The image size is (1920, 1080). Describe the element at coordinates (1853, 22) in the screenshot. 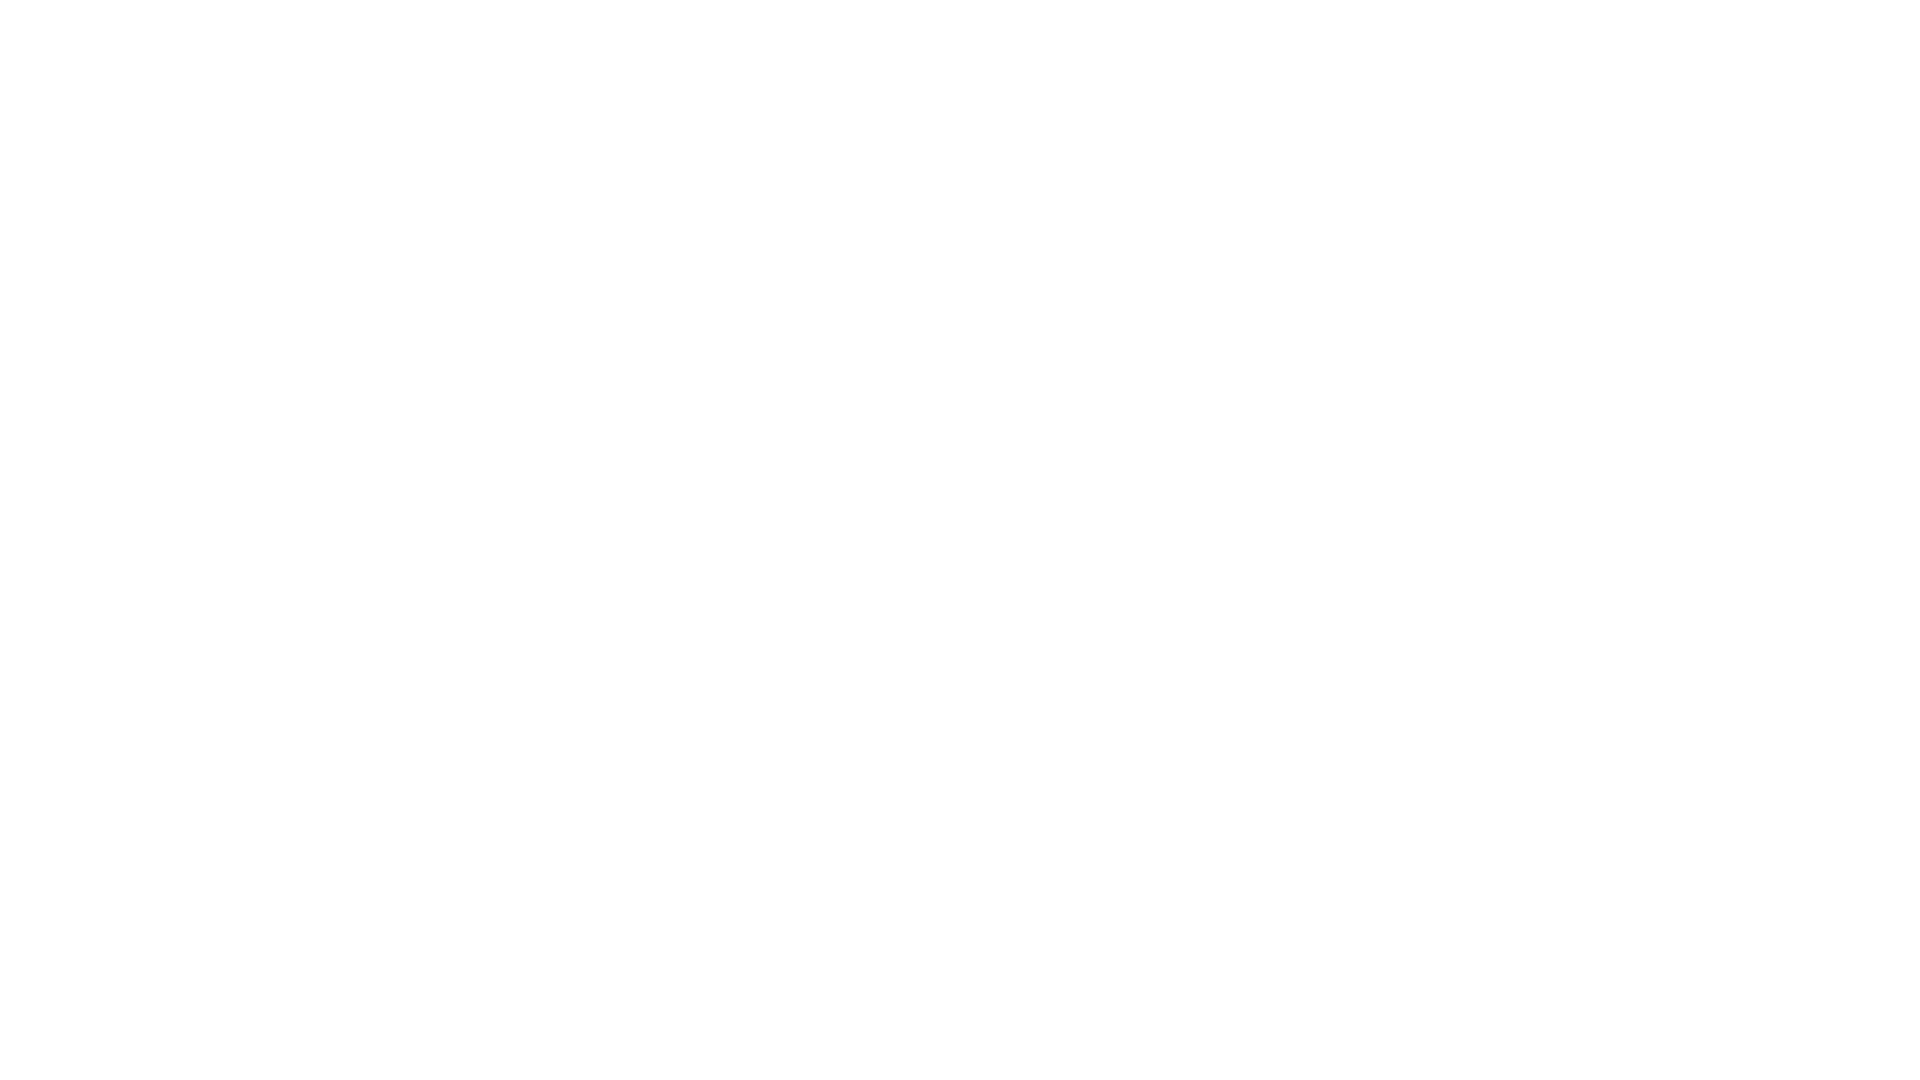

I see `Try Notion` at that location.